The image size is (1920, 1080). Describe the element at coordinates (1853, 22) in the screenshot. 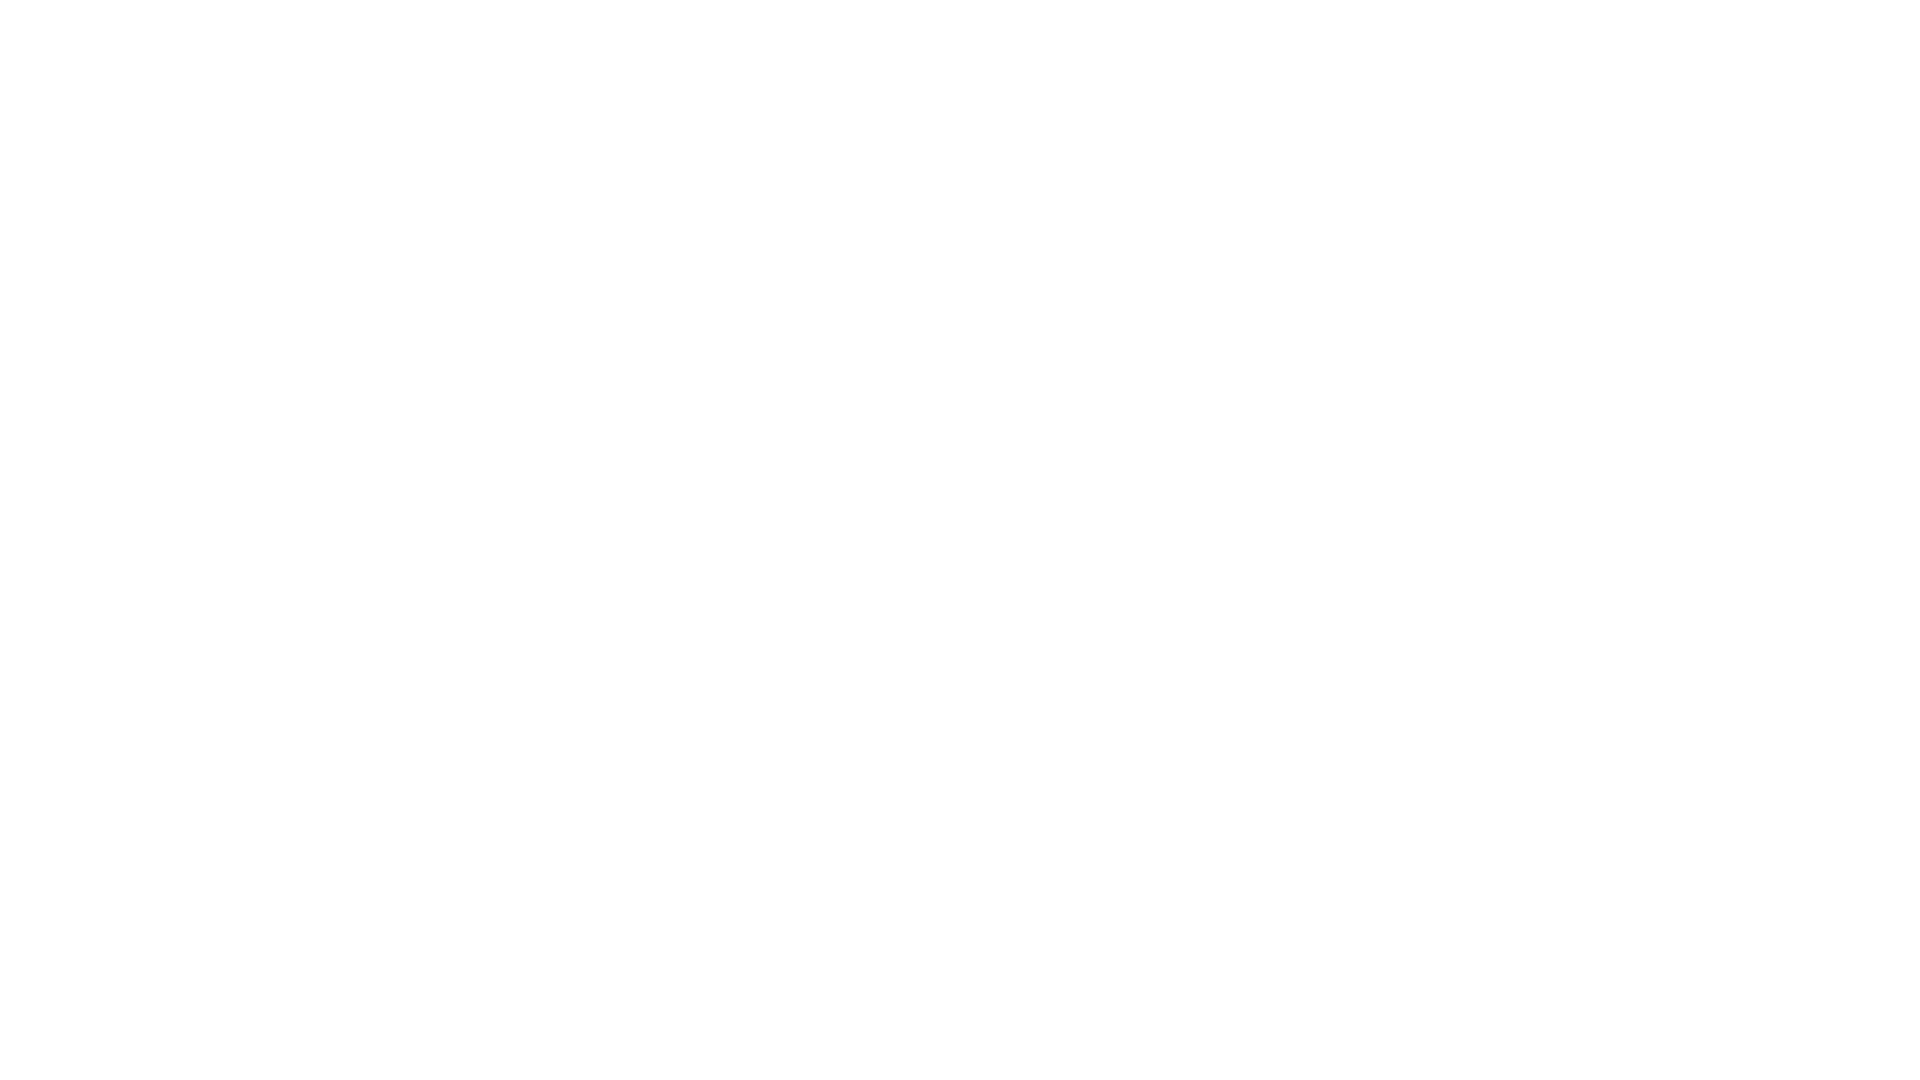

I see `Try Notion` at that location.